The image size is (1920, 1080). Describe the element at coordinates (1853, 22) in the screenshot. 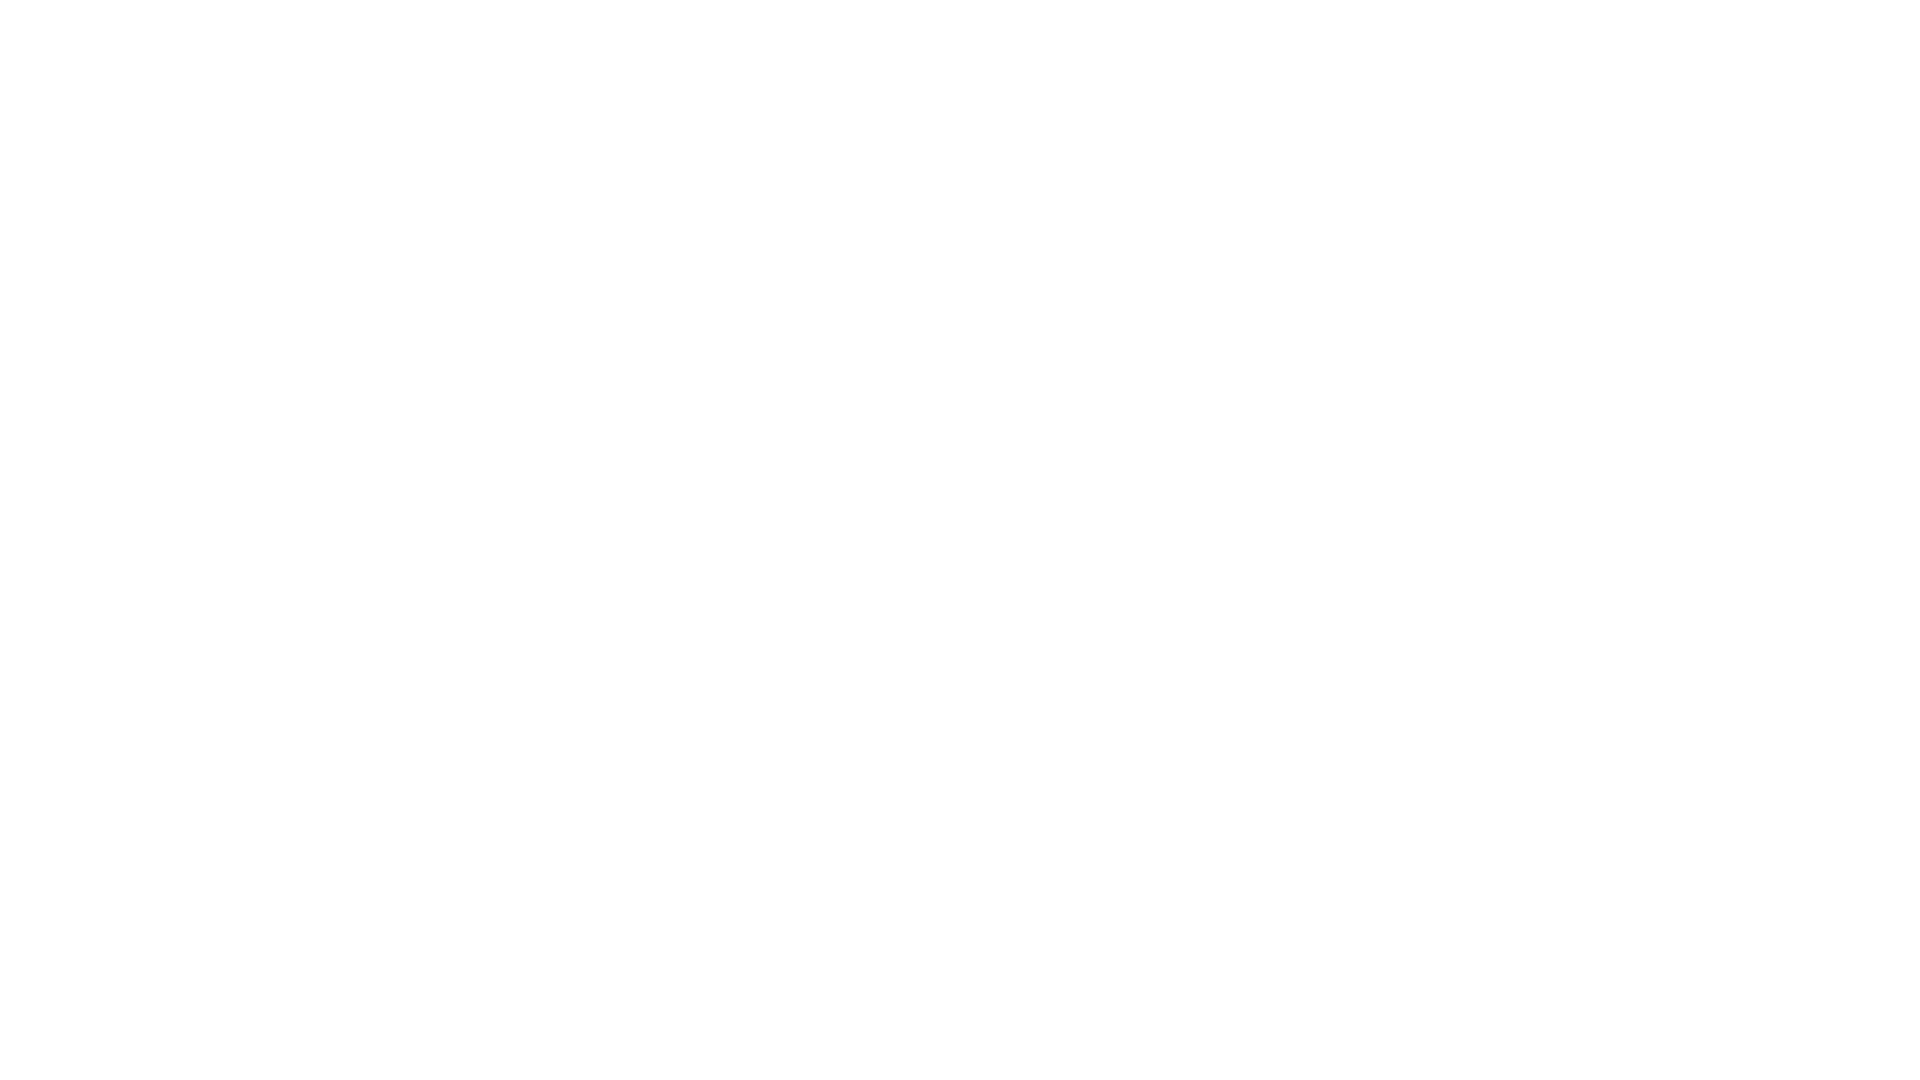

I see `Try Notion` at that location.